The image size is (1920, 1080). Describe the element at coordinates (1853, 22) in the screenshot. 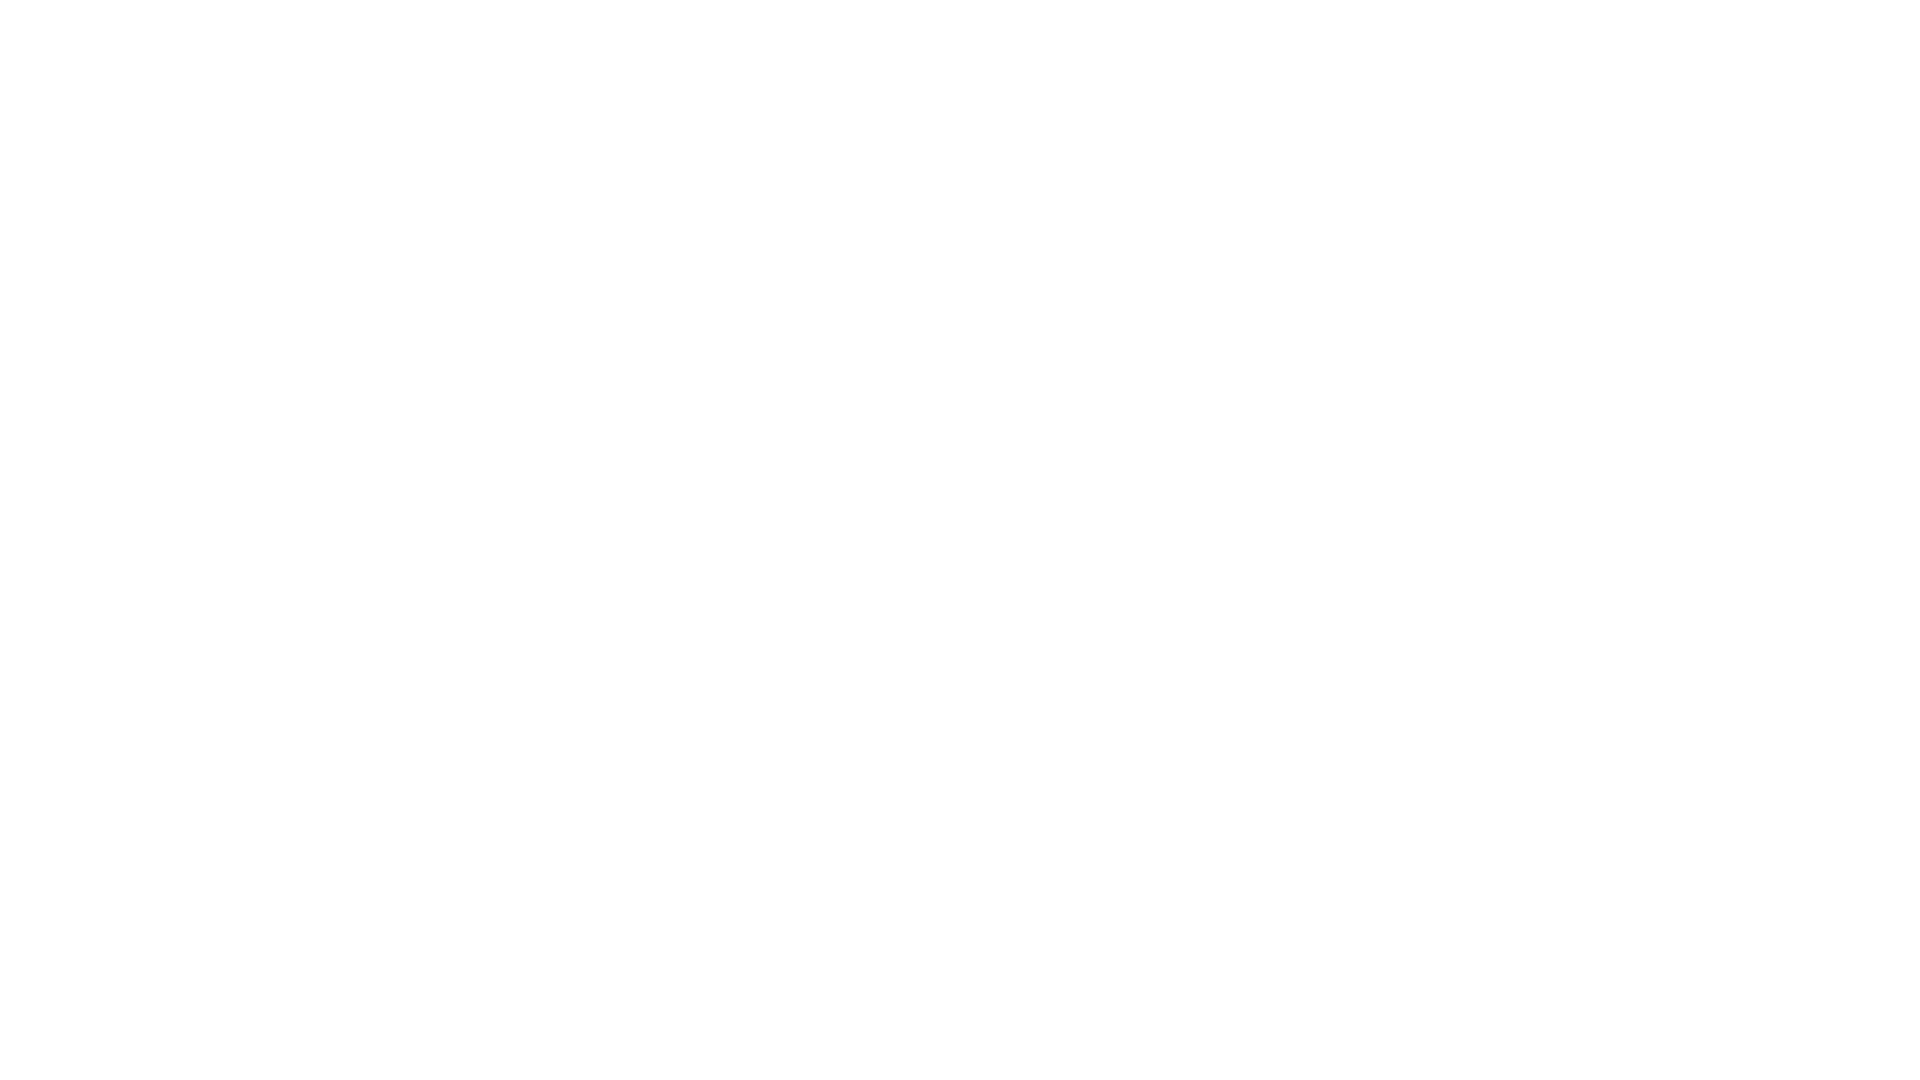

I see `Try Notion` at that location.